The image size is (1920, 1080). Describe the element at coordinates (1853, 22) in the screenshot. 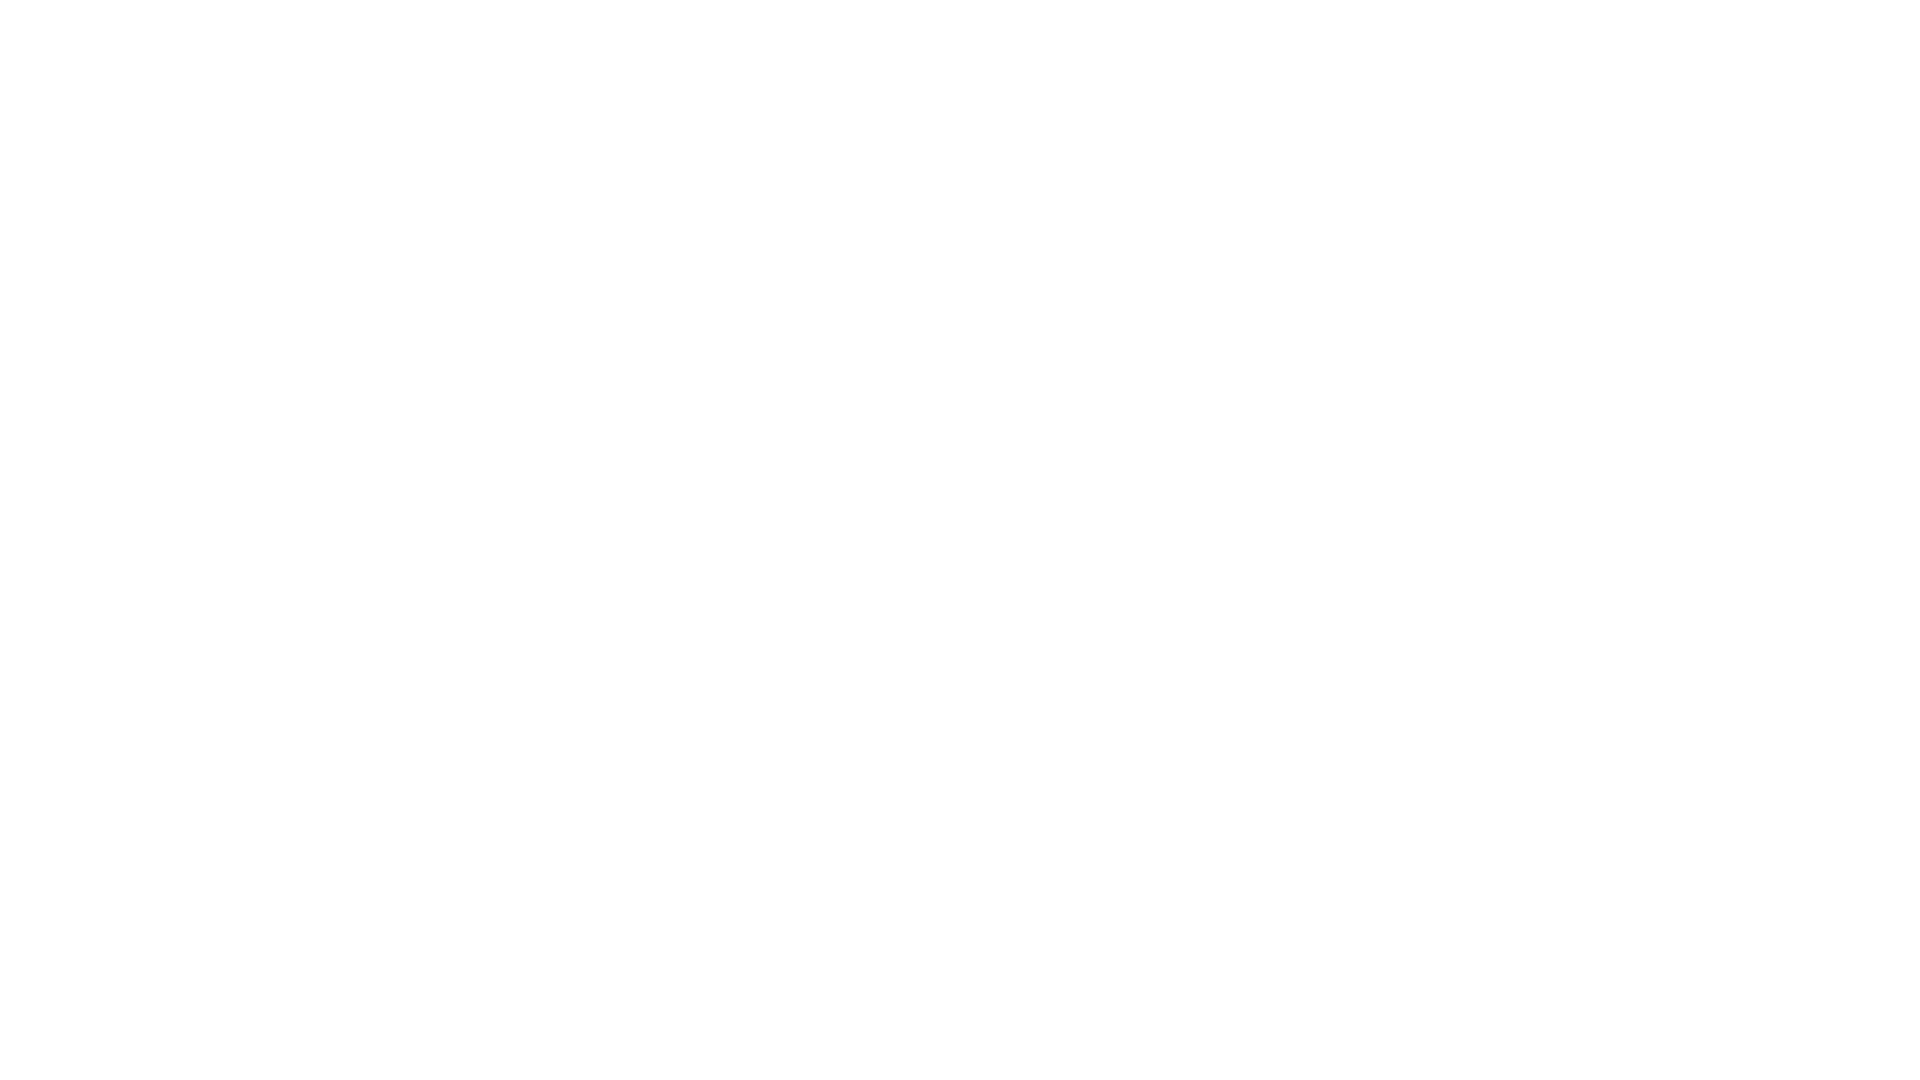

I see `Try Notion` at that location.